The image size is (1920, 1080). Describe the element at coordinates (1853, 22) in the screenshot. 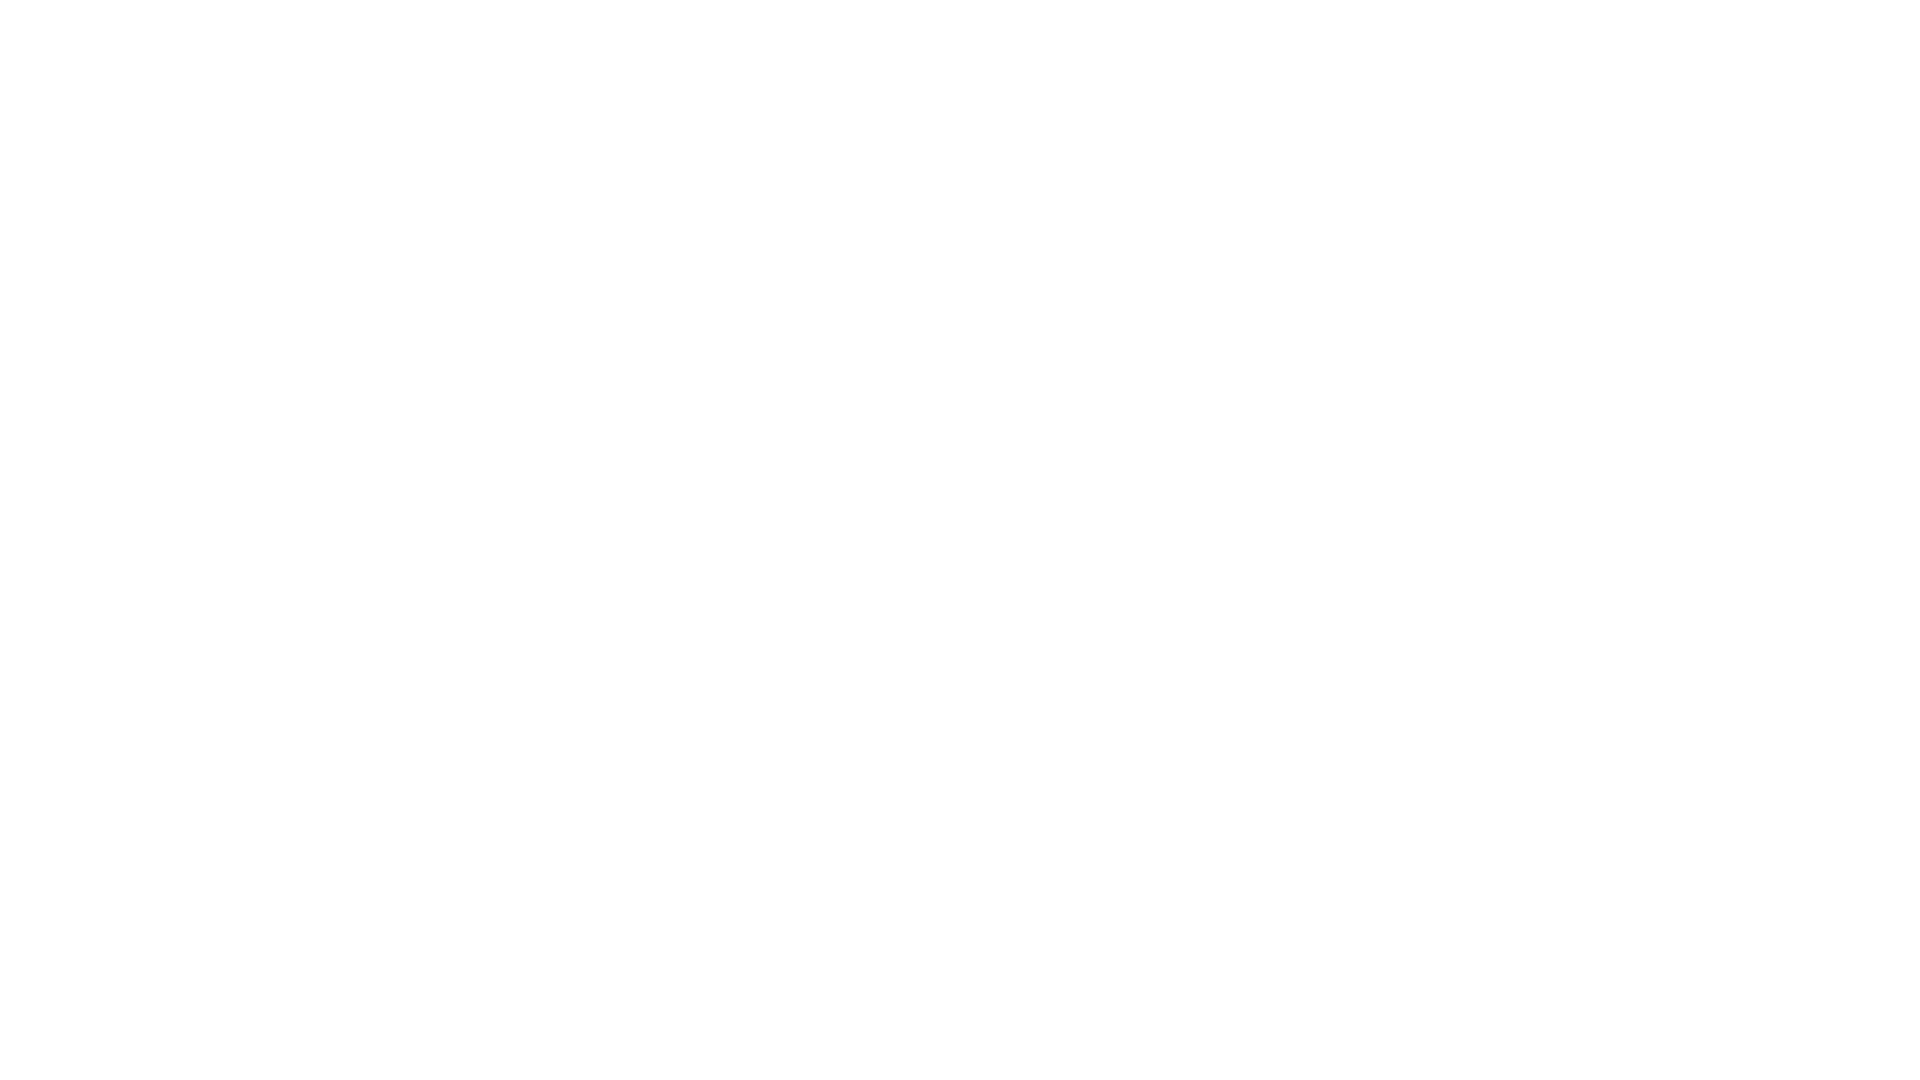

I see `Try Notion` at that location.